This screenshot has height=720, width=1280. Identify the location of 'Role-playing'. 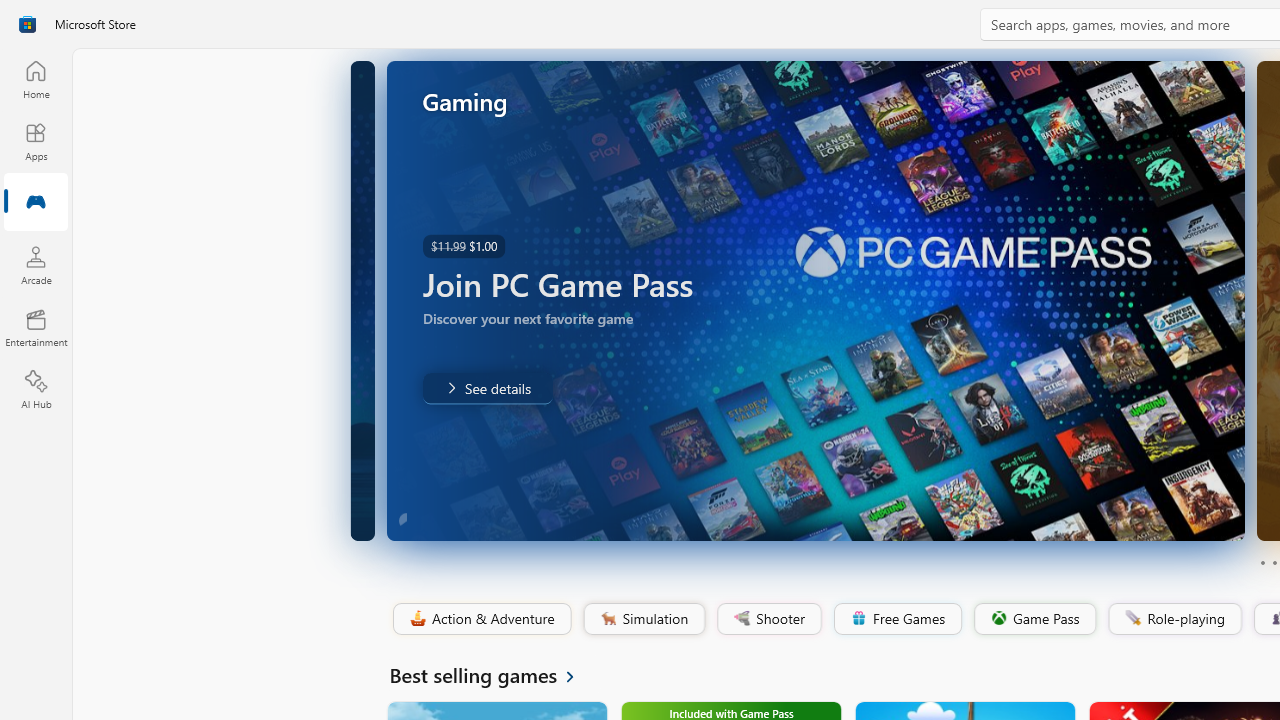
(1175, 618).